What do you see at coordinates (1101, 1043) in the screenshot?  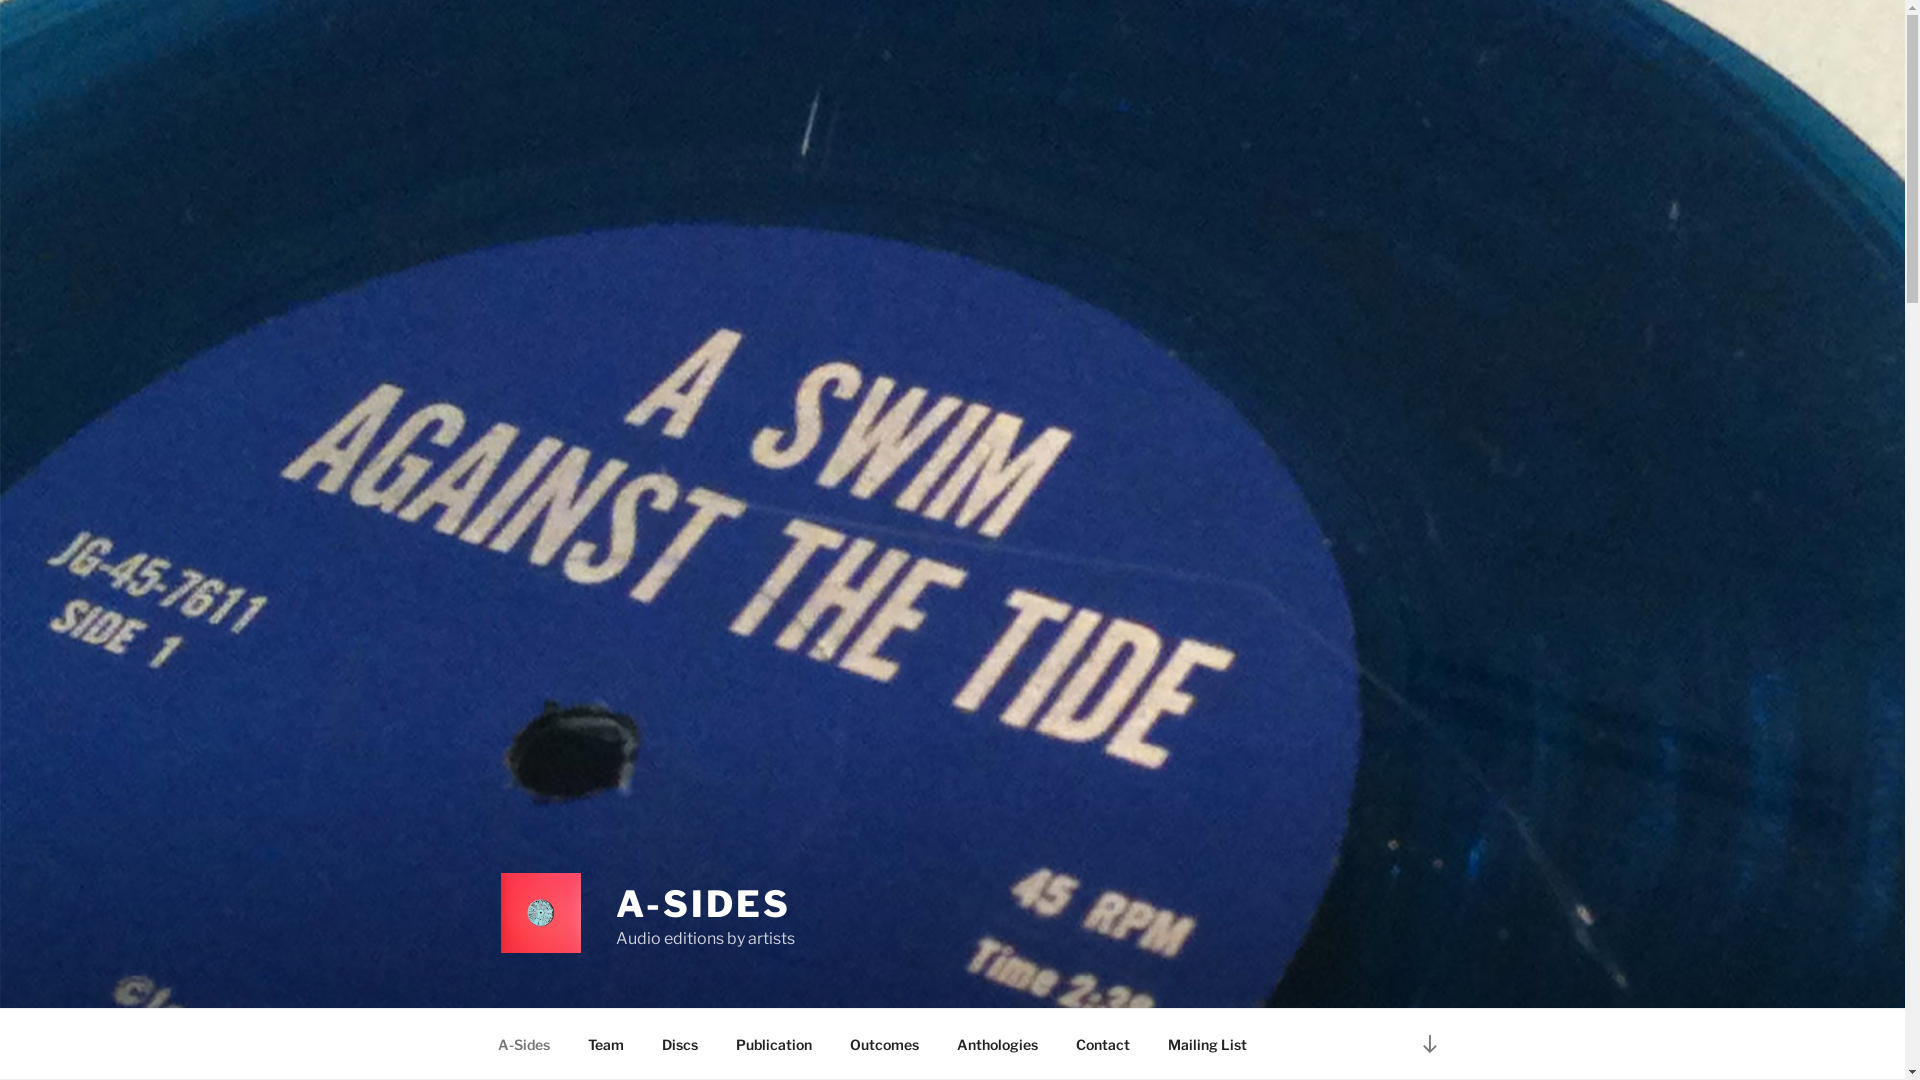 I see `'Contact'` at bounding box center [1101, 1043].